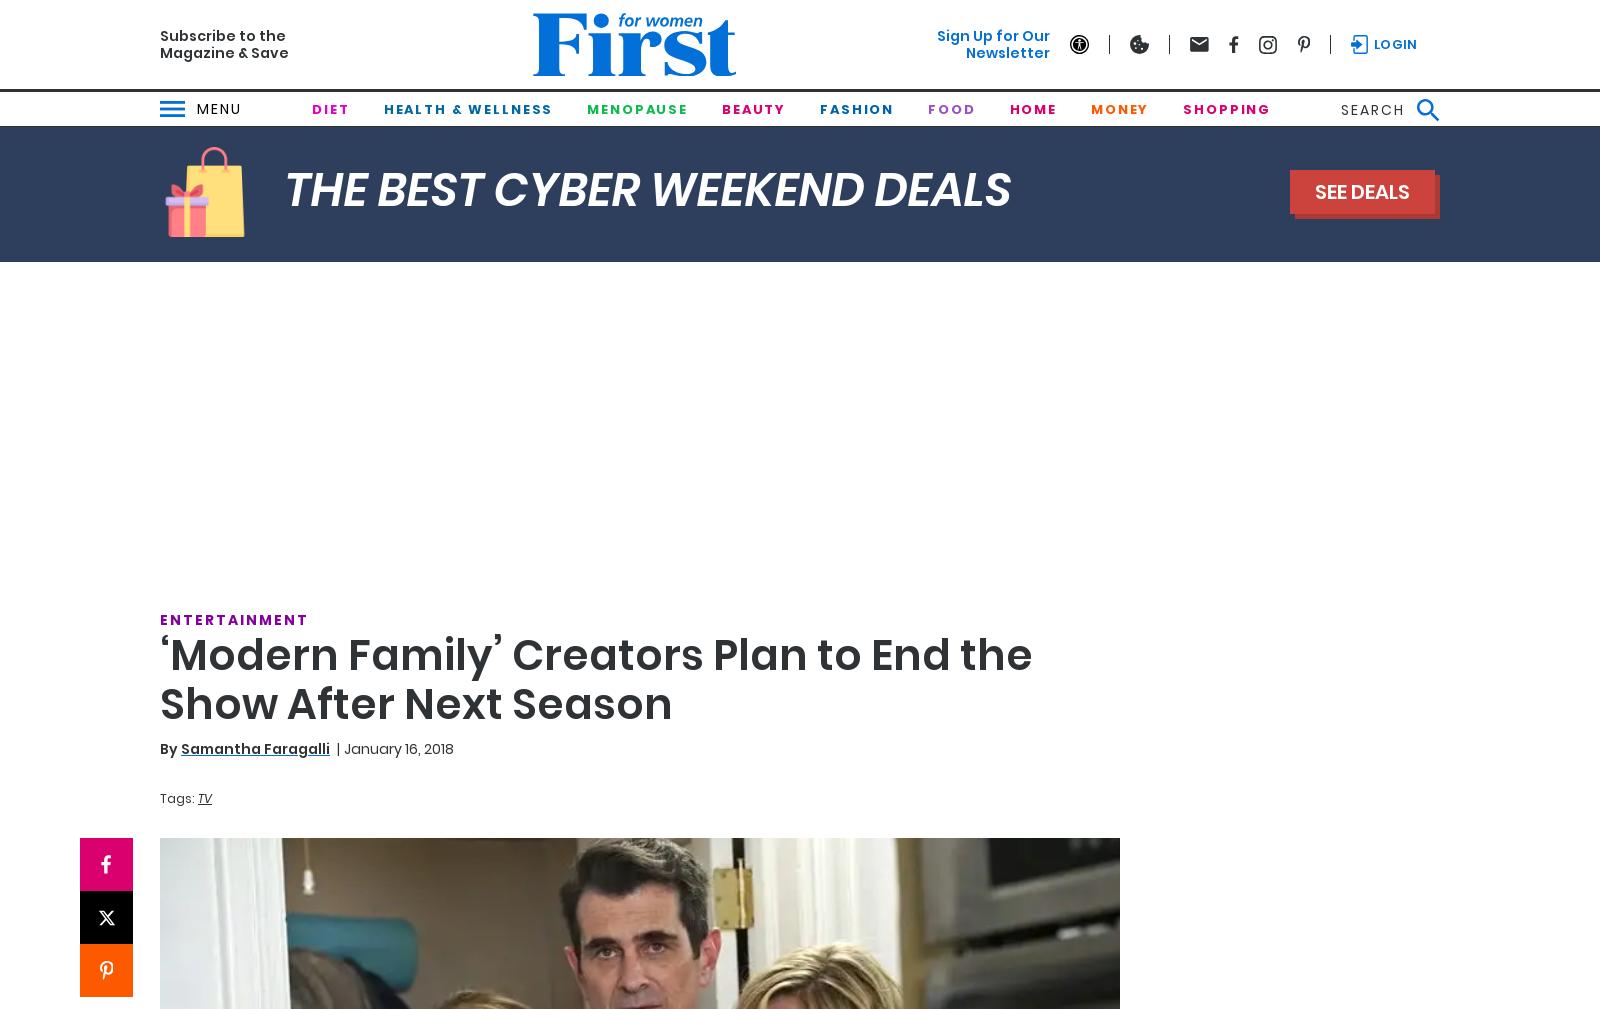 The height and width of the screenshot is (1009, 1600). What do you see at coordinates (840, 569) in the screenshot?
I see `'OK'` at bounding box center [840, 569].